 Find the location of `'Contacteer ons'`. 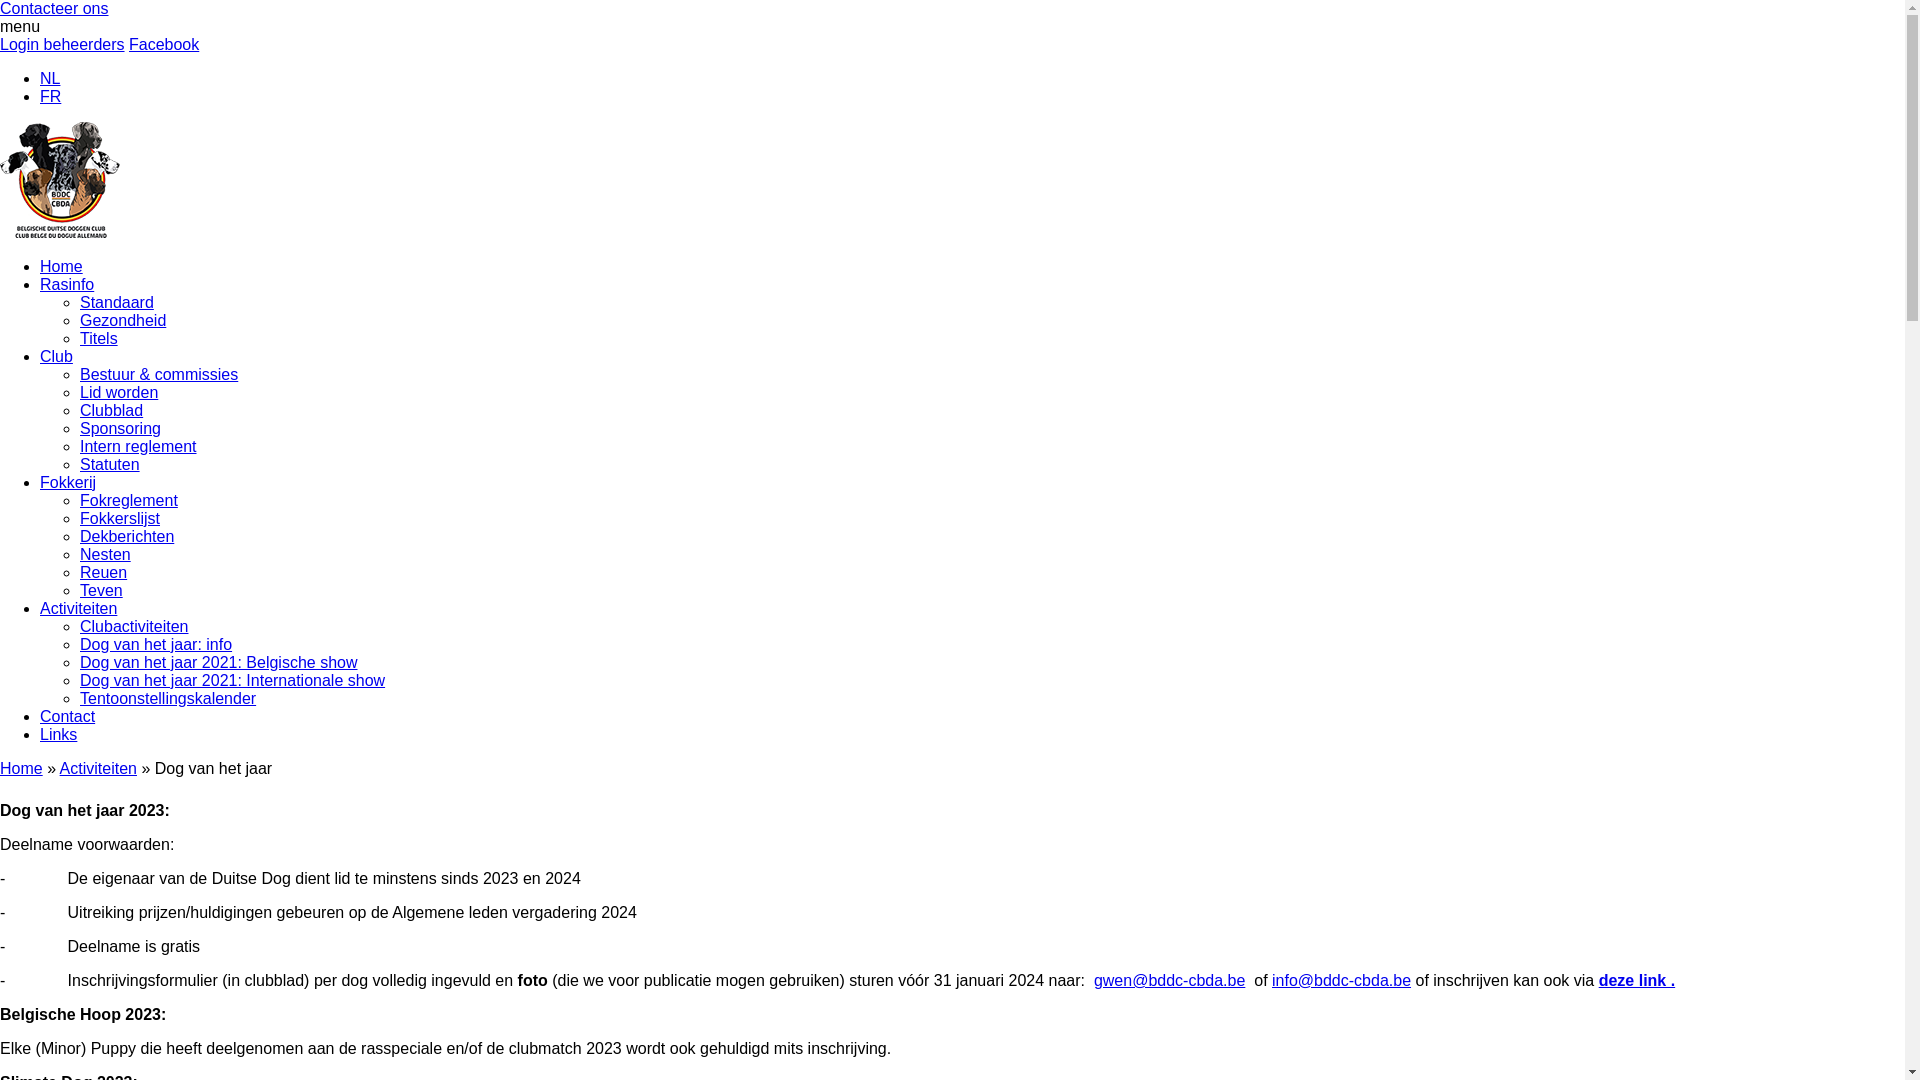

'Contacteer ons' is located at coordinates (54, 8).